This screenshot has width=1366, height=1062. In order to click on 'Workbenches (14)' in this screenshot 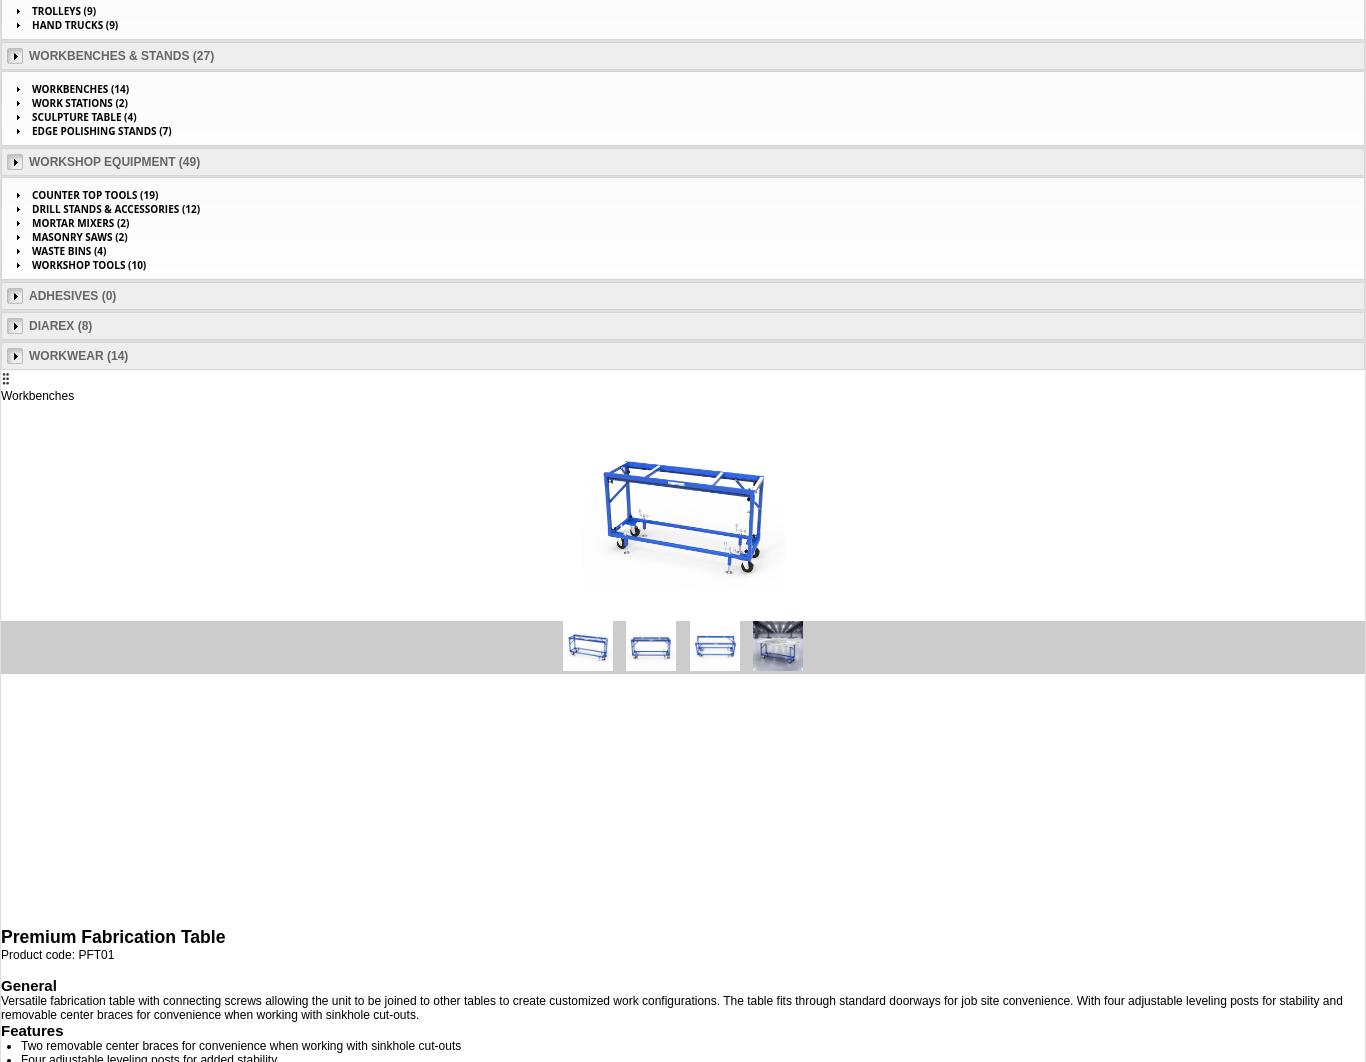, I will do `click(80, 88)`.